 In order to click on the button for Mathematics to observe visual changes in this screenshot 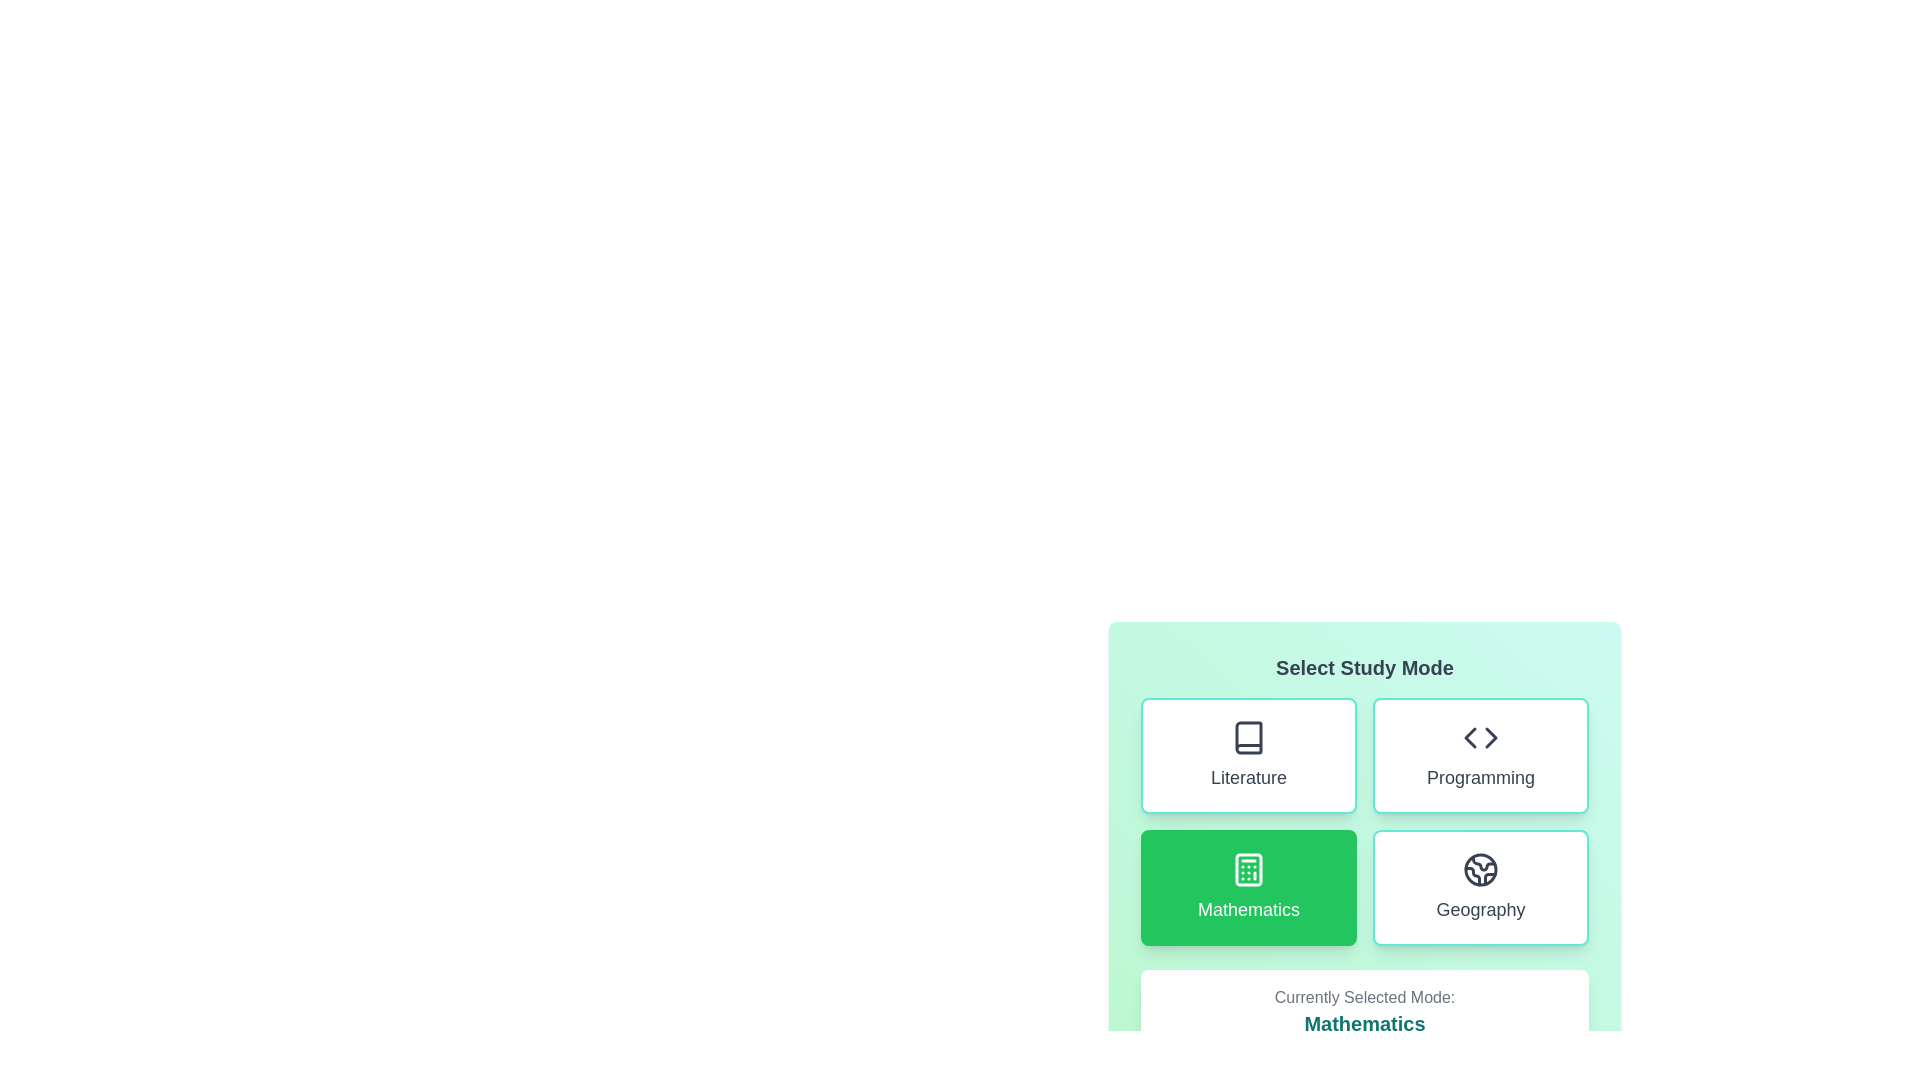, I will do `click(1247, 886)`.